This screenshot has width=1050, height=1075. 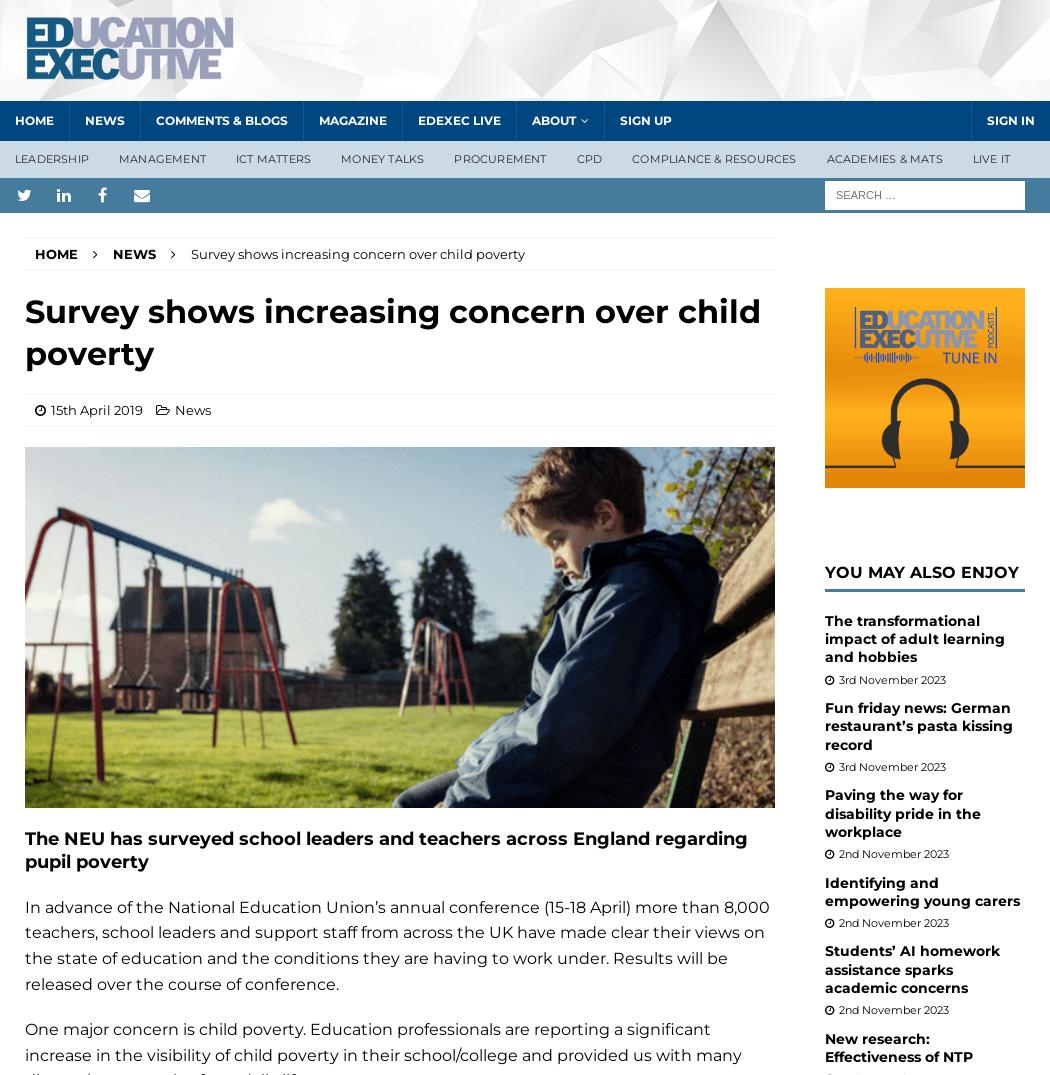 I want to click on 'In advance of the National Education Union’s annual conference (15-18 April) more than 8,000 teachers, school leaders and support staff from across the UK have made clear their views on the state of education and the conditions they are having to work under. Results will be released over the course of conference.', so click(x=397, y=945).